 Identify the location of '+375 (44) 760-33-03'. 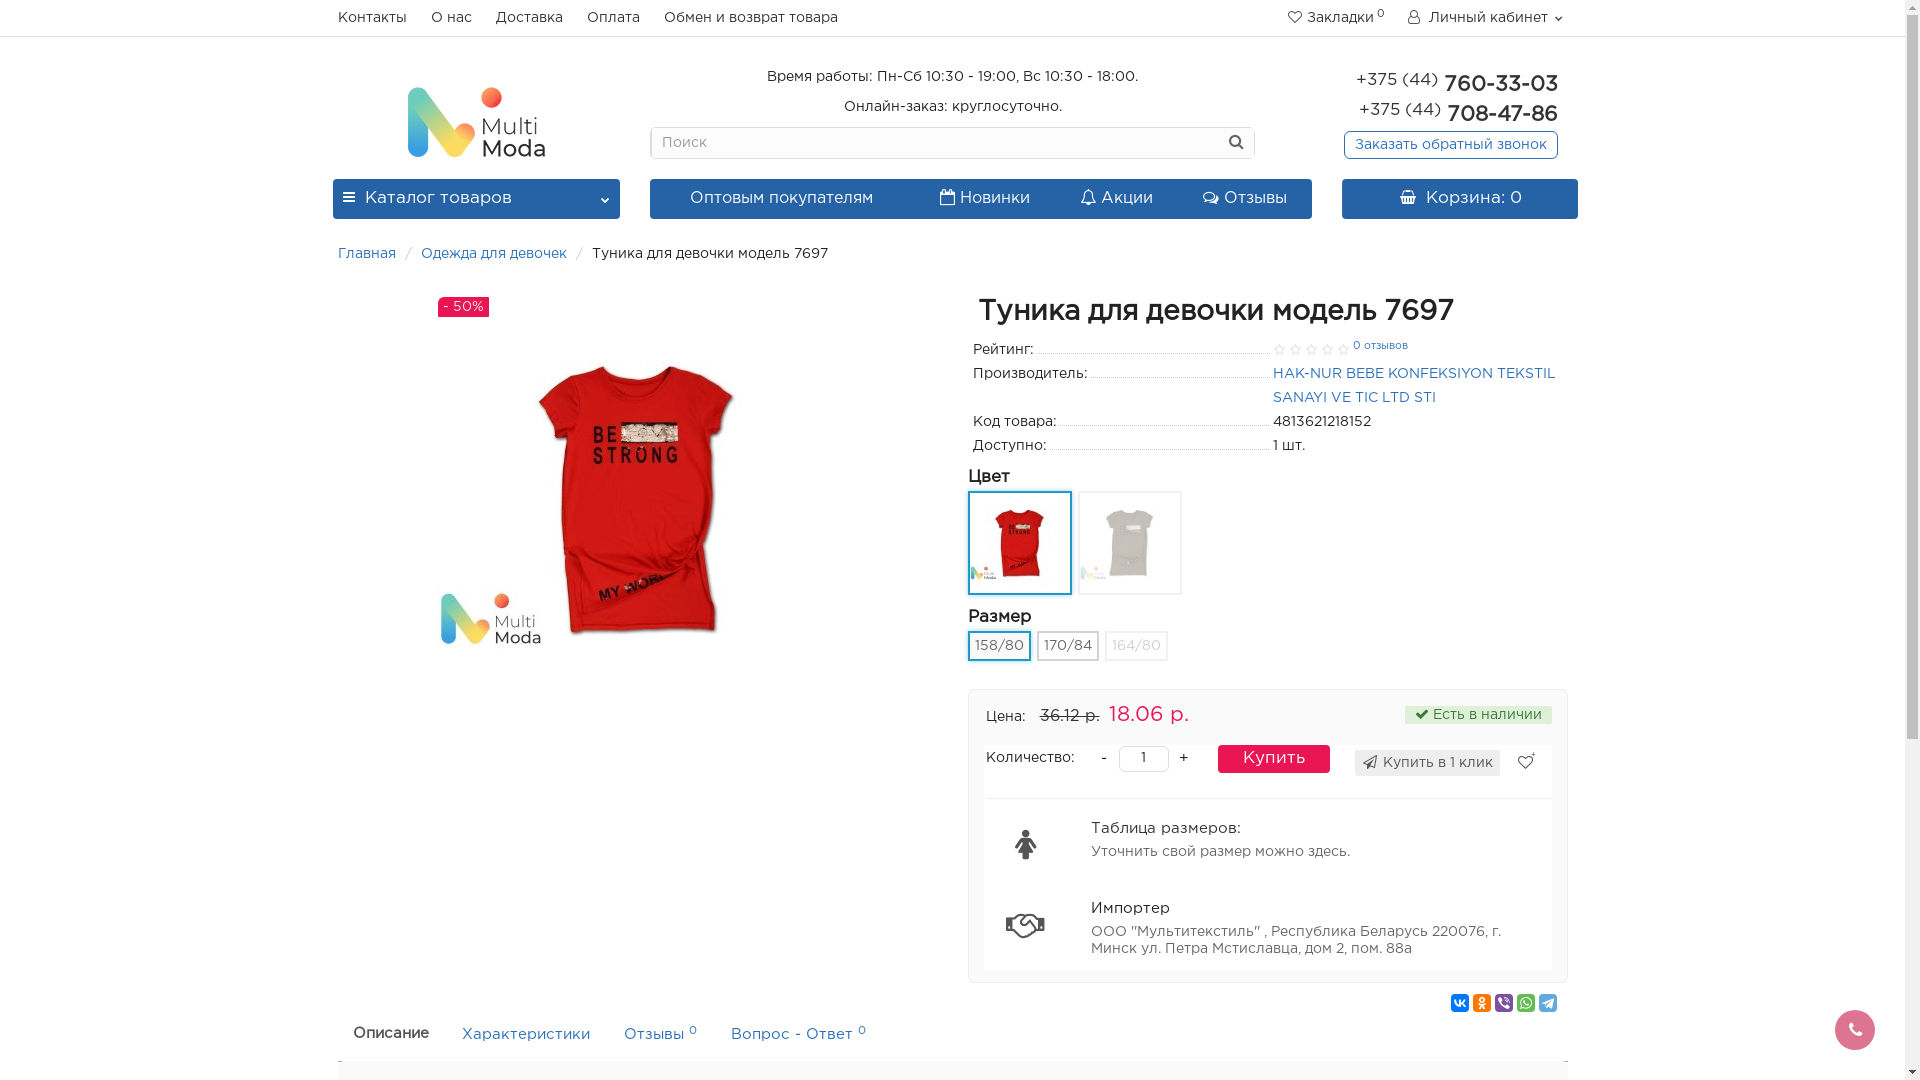
(1457, 83).